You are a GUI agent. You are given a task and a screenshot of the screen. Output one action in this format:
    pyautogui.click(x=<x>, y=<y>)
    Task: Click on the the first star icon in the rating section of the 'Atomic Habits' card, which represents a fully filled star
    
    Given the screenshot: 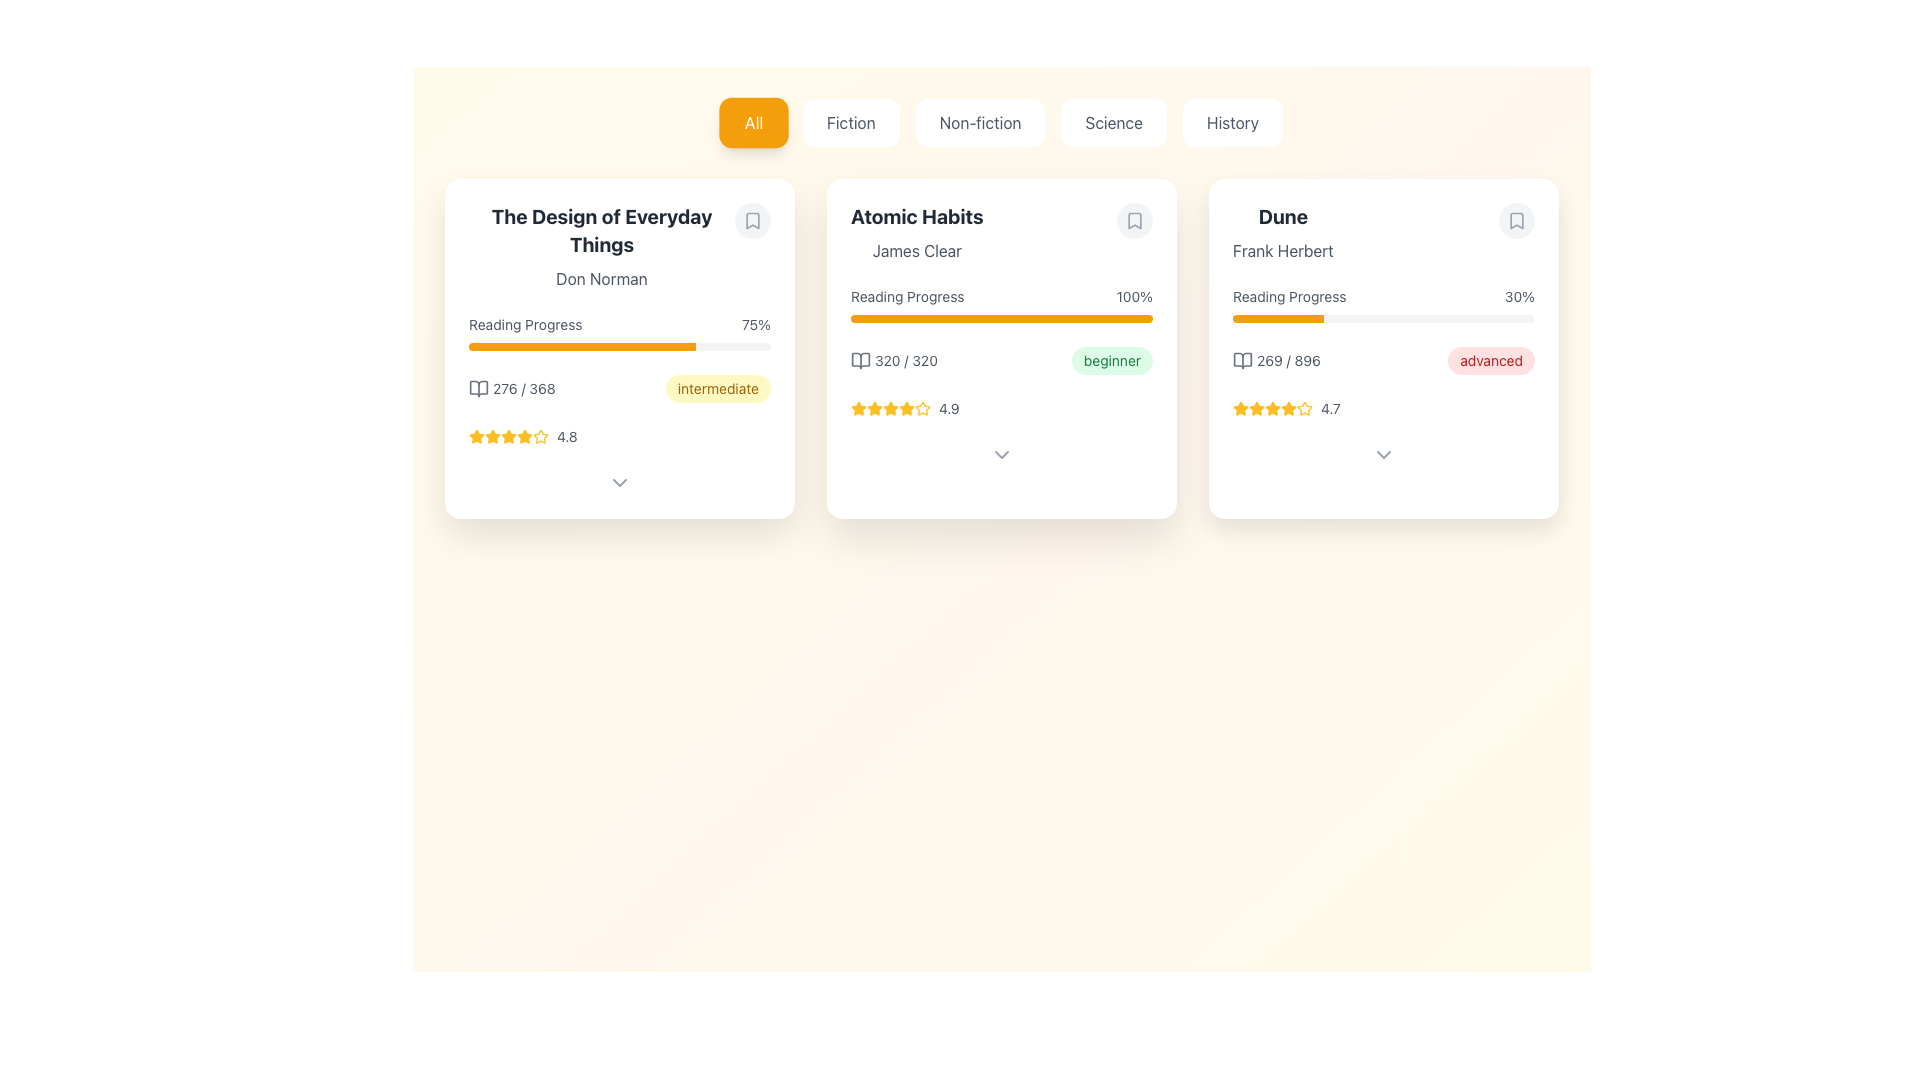 What is the action you would take?
    pyautogui.click(x=874, y=407)
    